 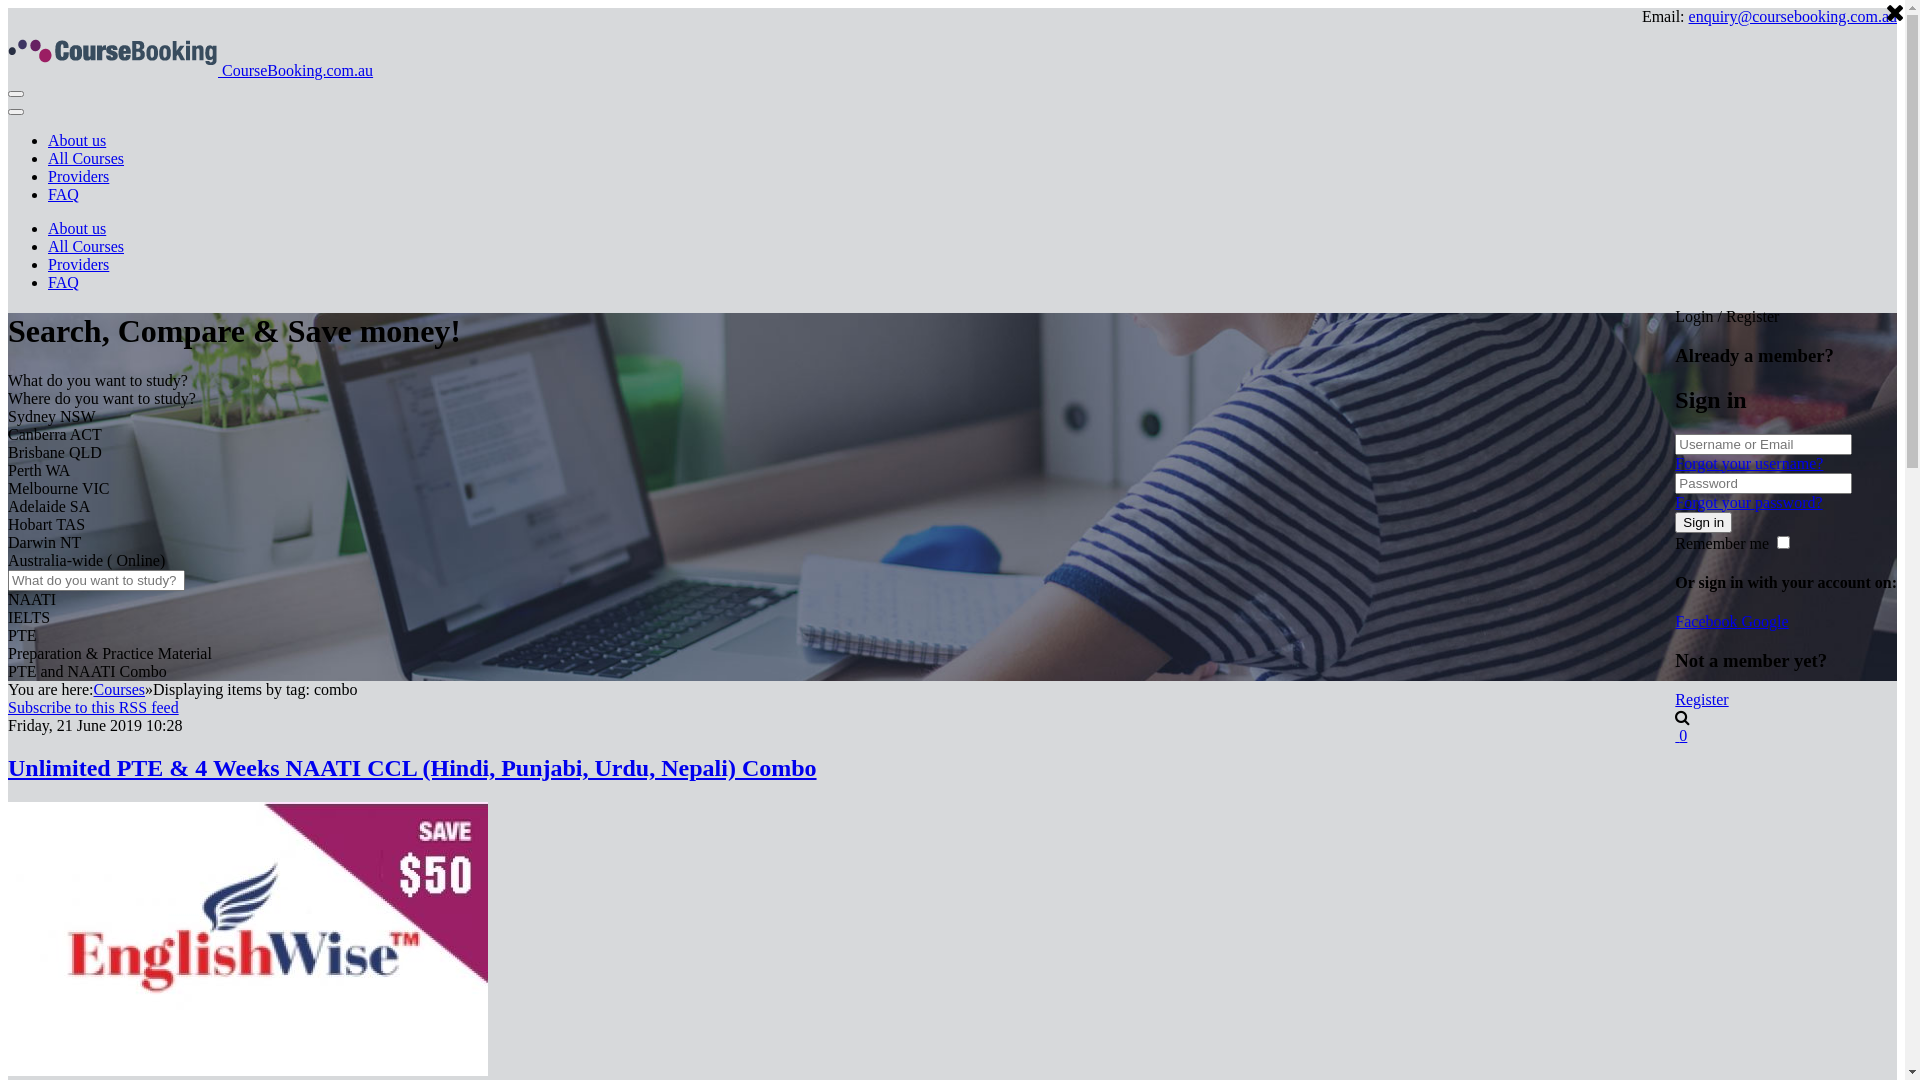 What do you see at coordinates (76, 139) in the screenshot?
I see `'About us'` at bounding box center [76, 139].